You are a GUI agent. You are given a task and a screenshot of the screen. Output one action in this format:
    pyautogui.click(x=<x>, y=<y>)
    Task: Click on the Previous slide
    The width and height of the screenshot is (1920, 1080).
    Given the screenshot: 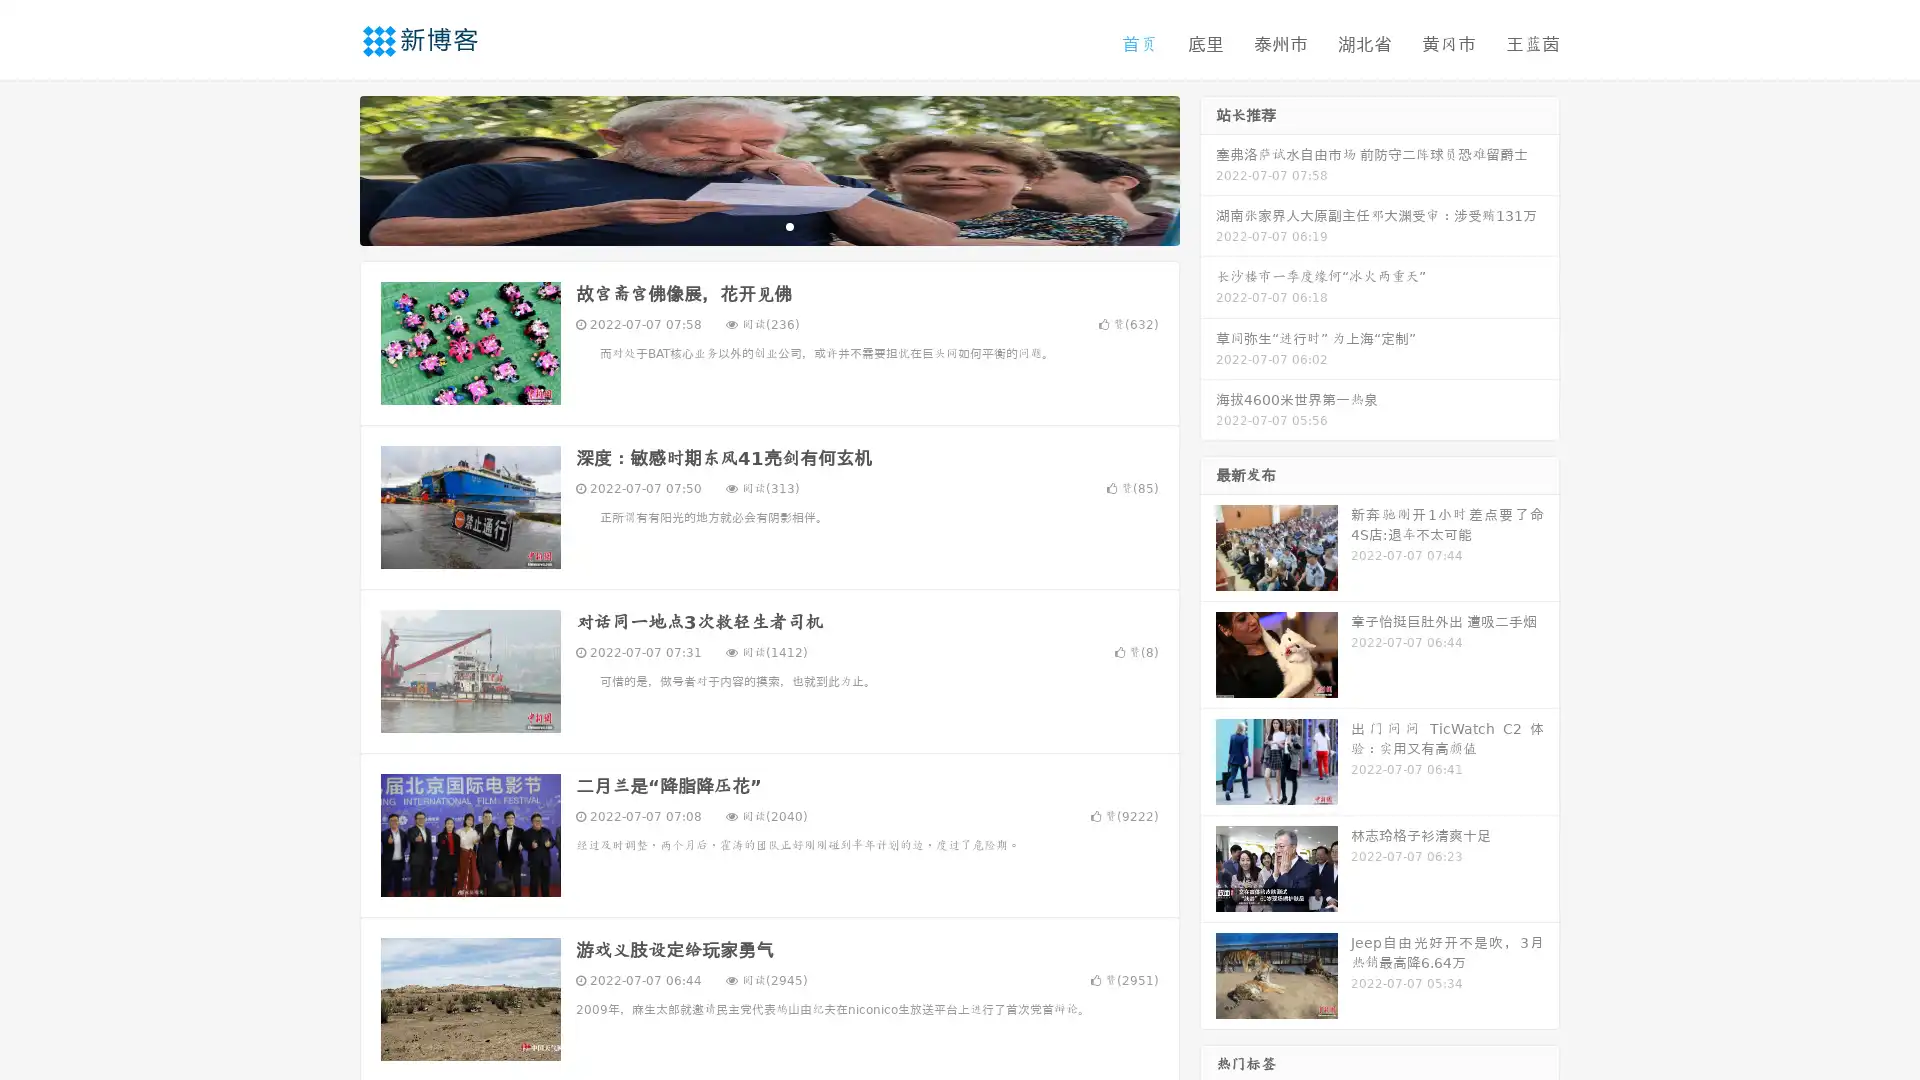 What is the action you would take?
    pyautogui.click(x=330, y=168)
    